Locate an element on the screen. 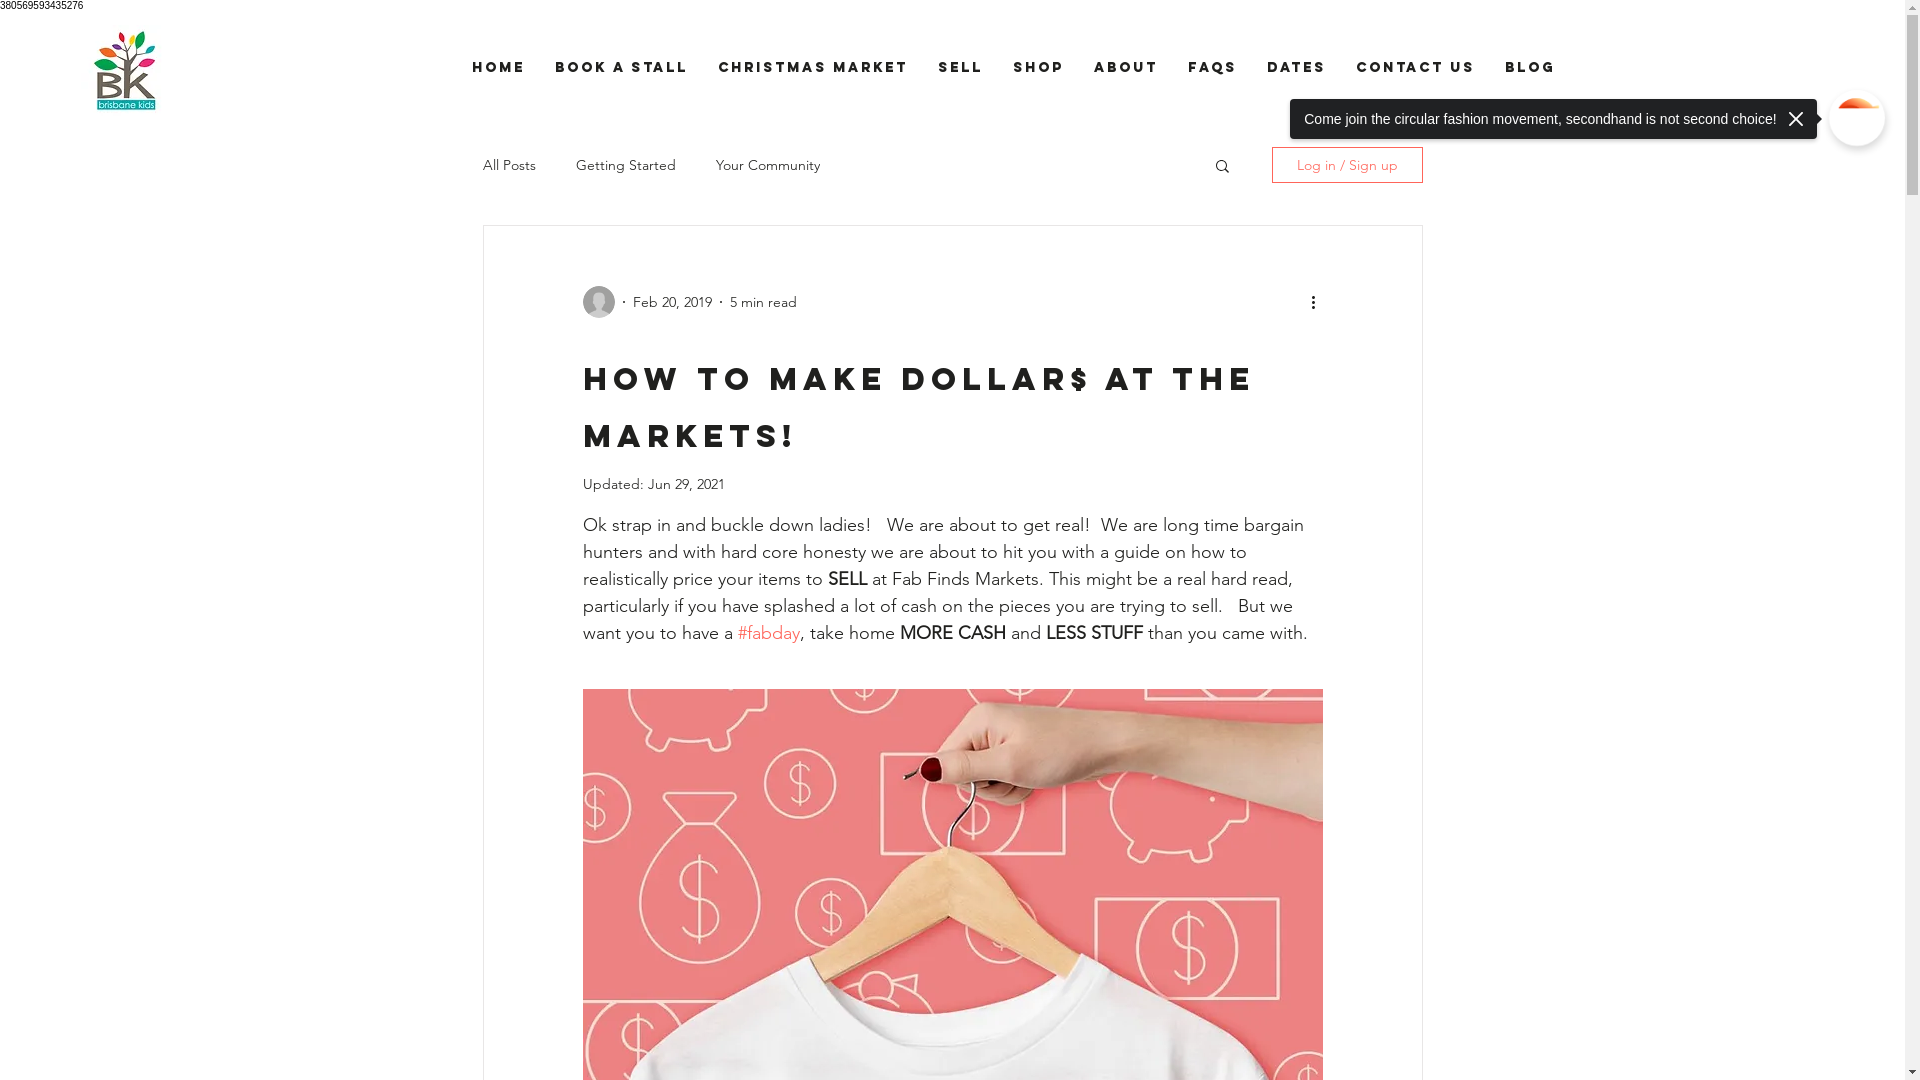 The image size is (1920, 1080). 'Log in / Sign up' is located at coordinates (1271, 164).